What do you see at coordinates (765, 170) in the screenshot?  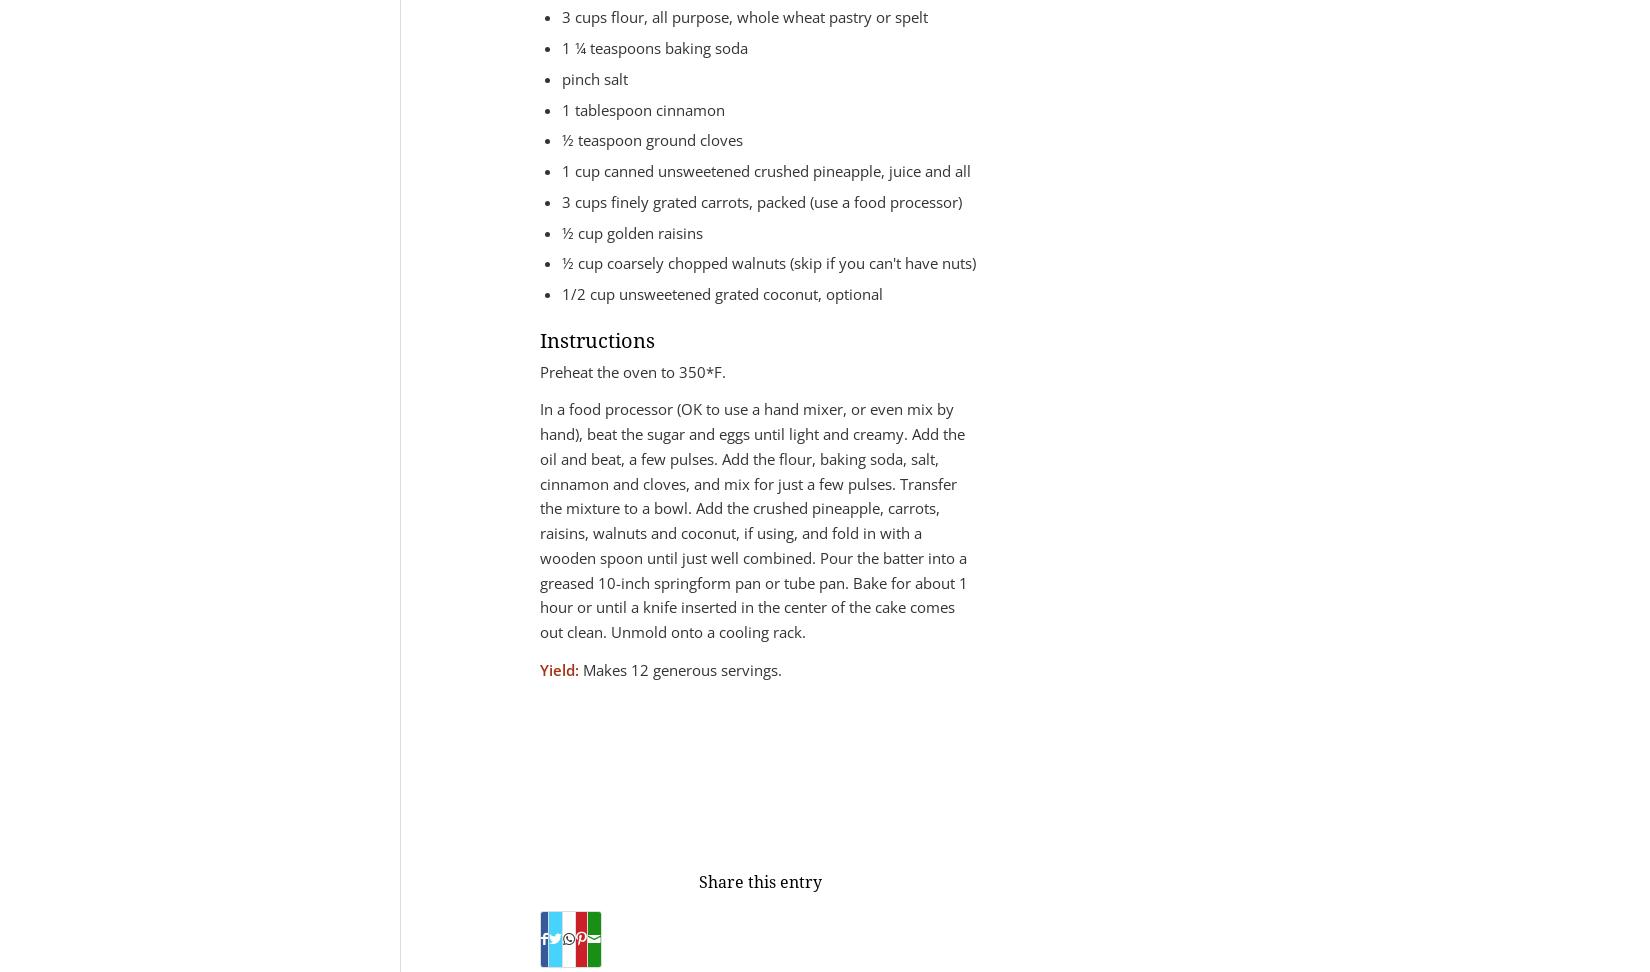 I see `'1 cup canned unsweetened crushed pineapple, juice and all'` at bounding box center [765, 170].